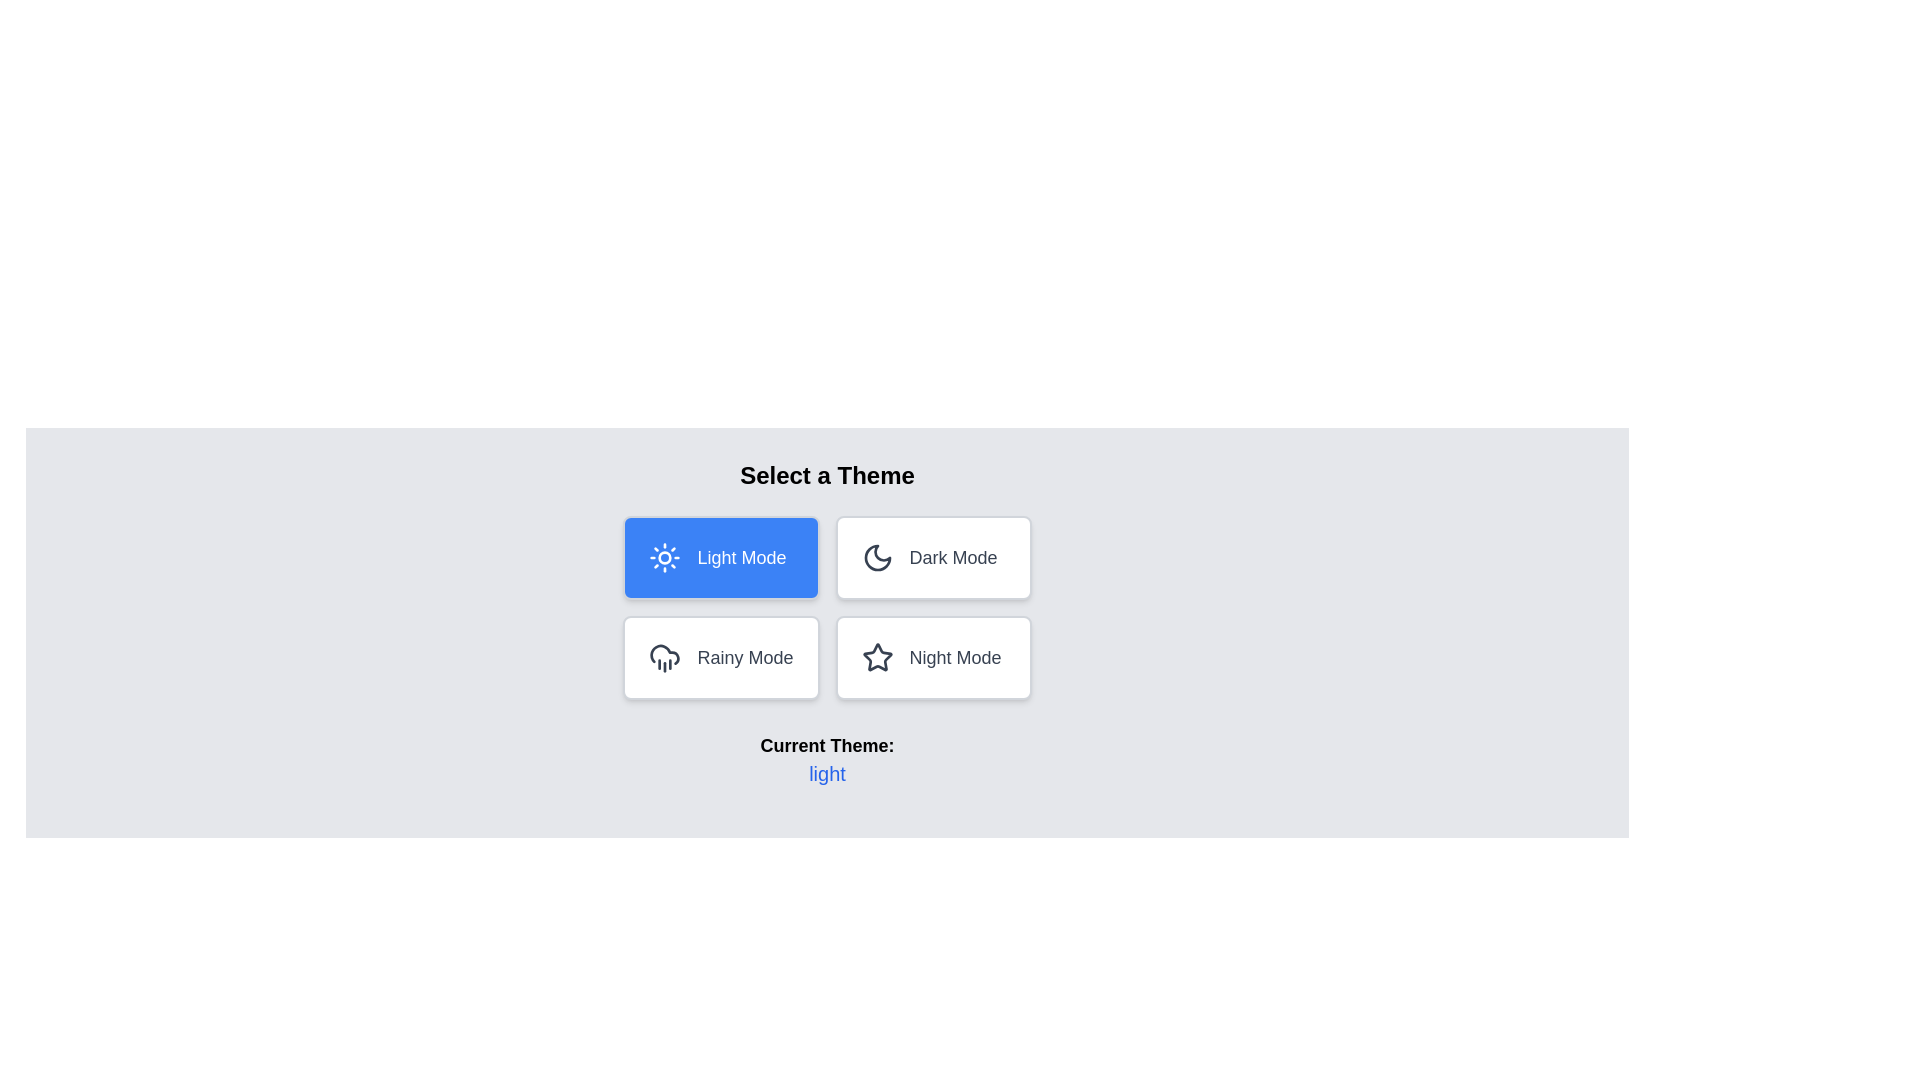 This screenshot has width=1920, height=1080. I want to click on the button corresponding to the theme night, so click(931, 658).